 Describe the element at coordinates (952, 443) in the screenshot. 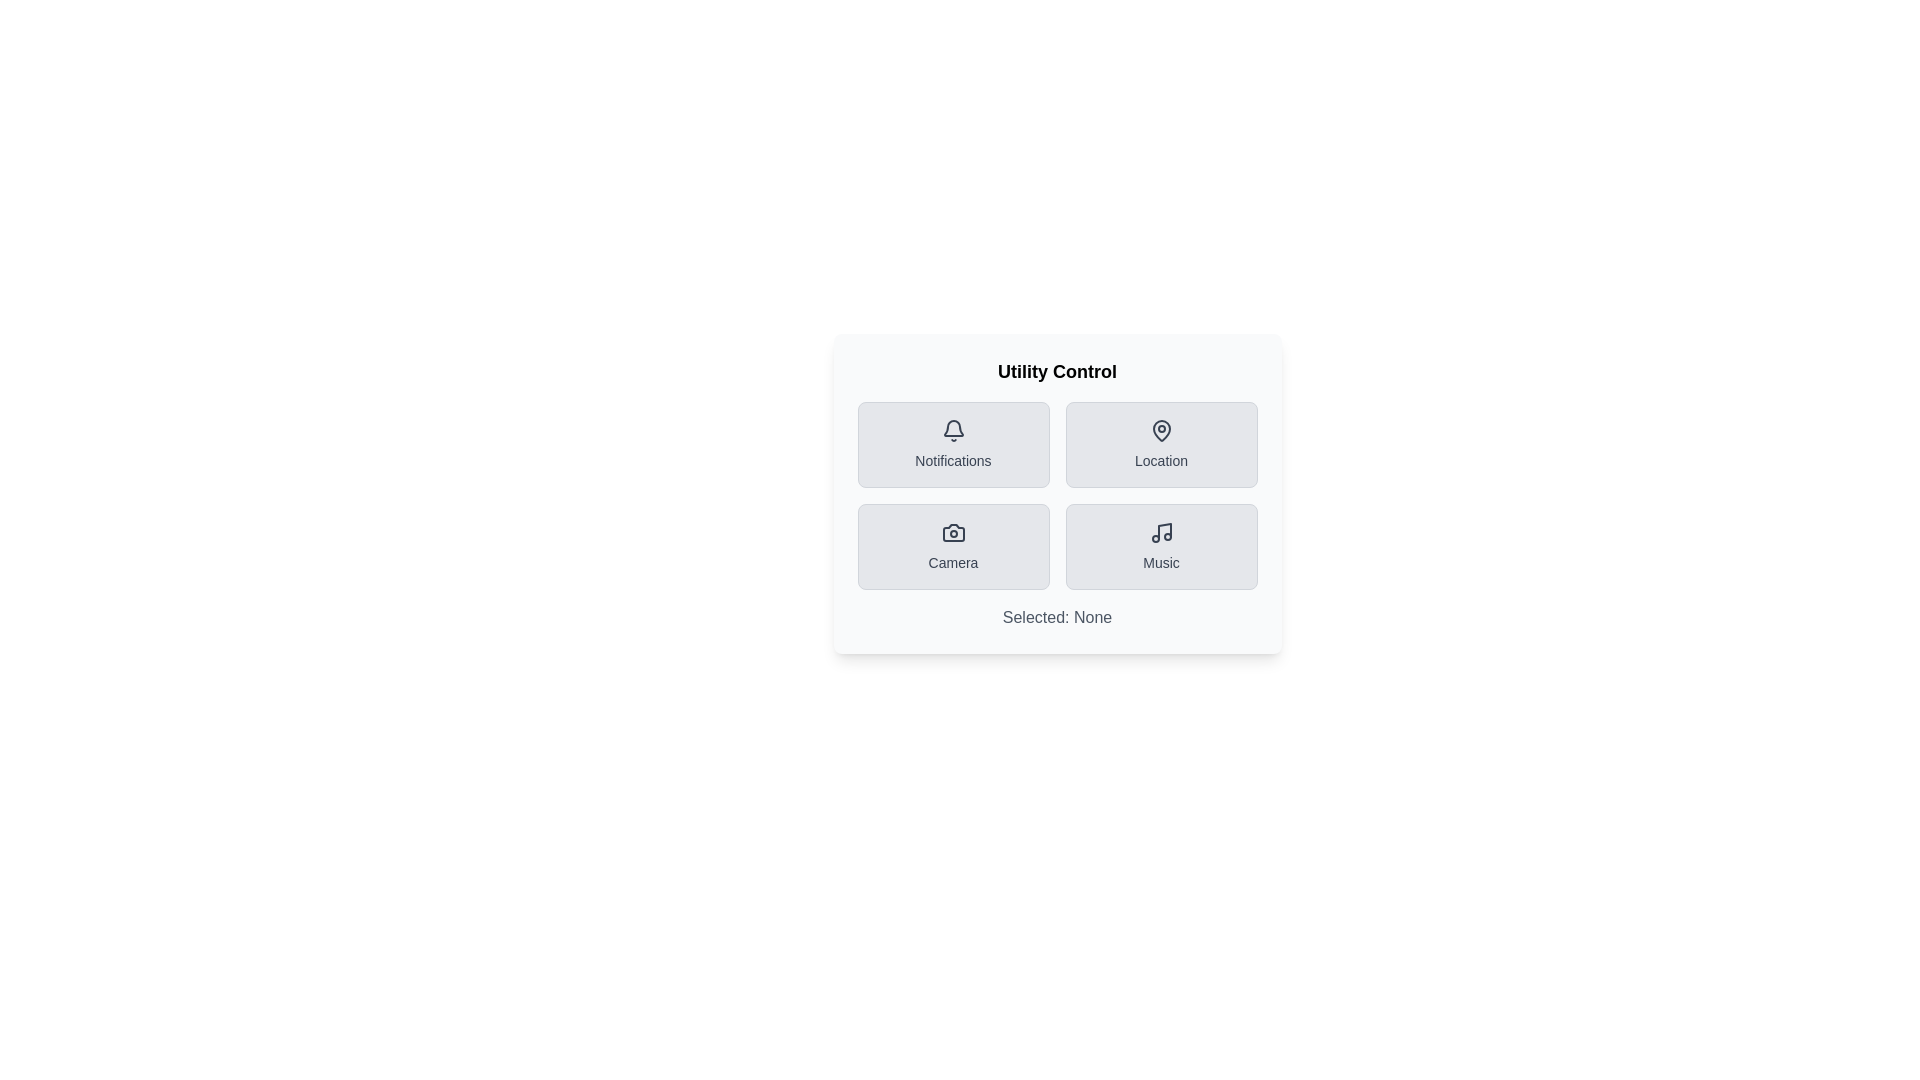

I see `the Notifications button to view its hover effect` at that location.